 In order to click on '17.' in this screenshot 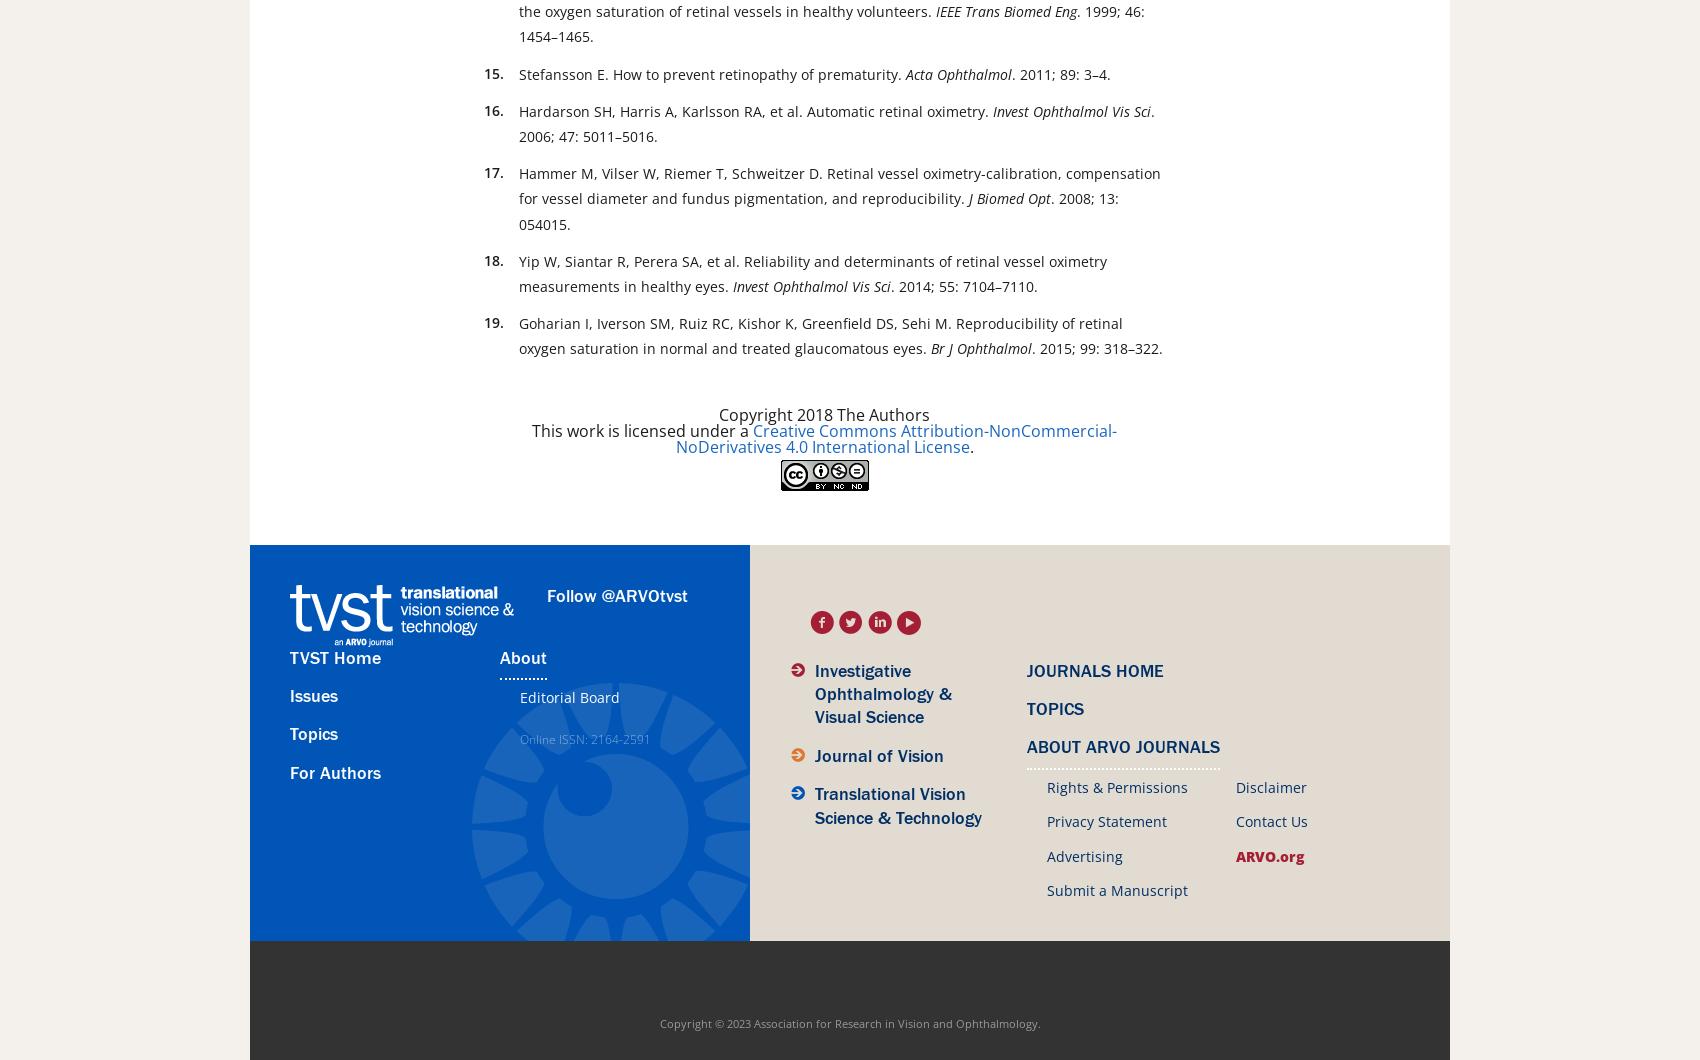, I will do `click(494, 171)`.